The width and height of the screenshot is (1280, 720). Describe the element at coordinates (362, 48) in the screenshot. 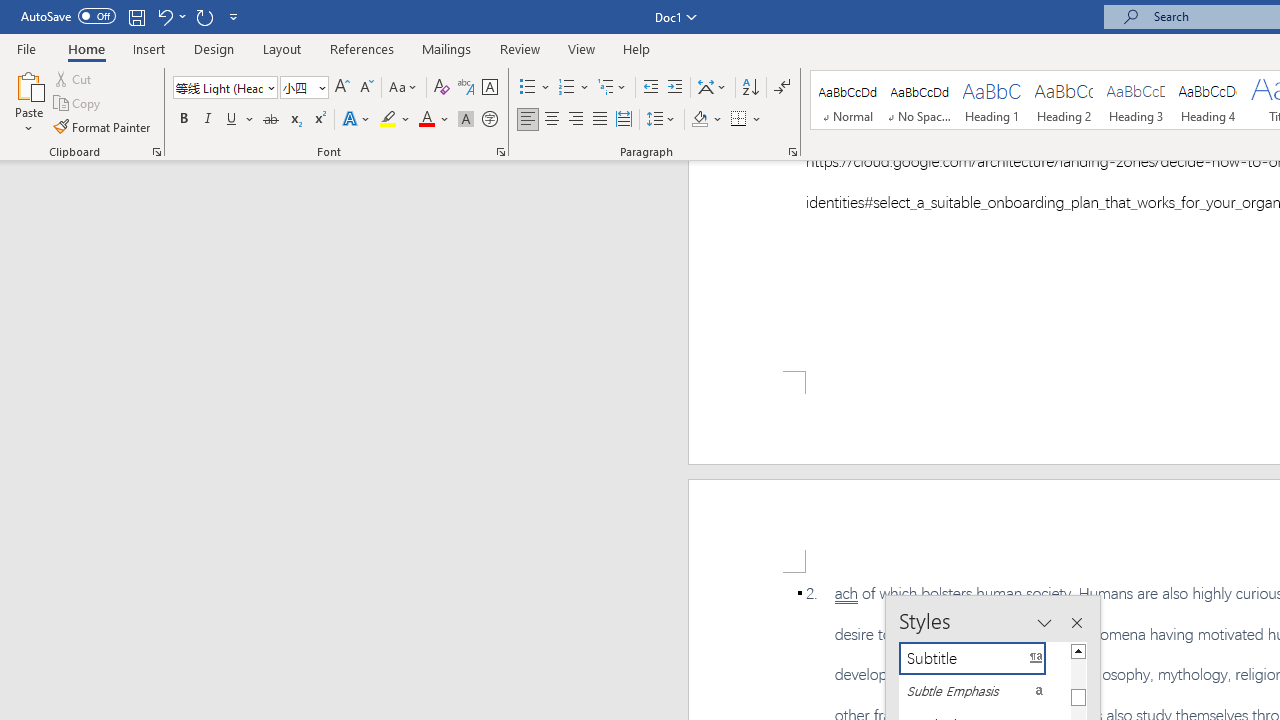

I see `'References'` at that location.